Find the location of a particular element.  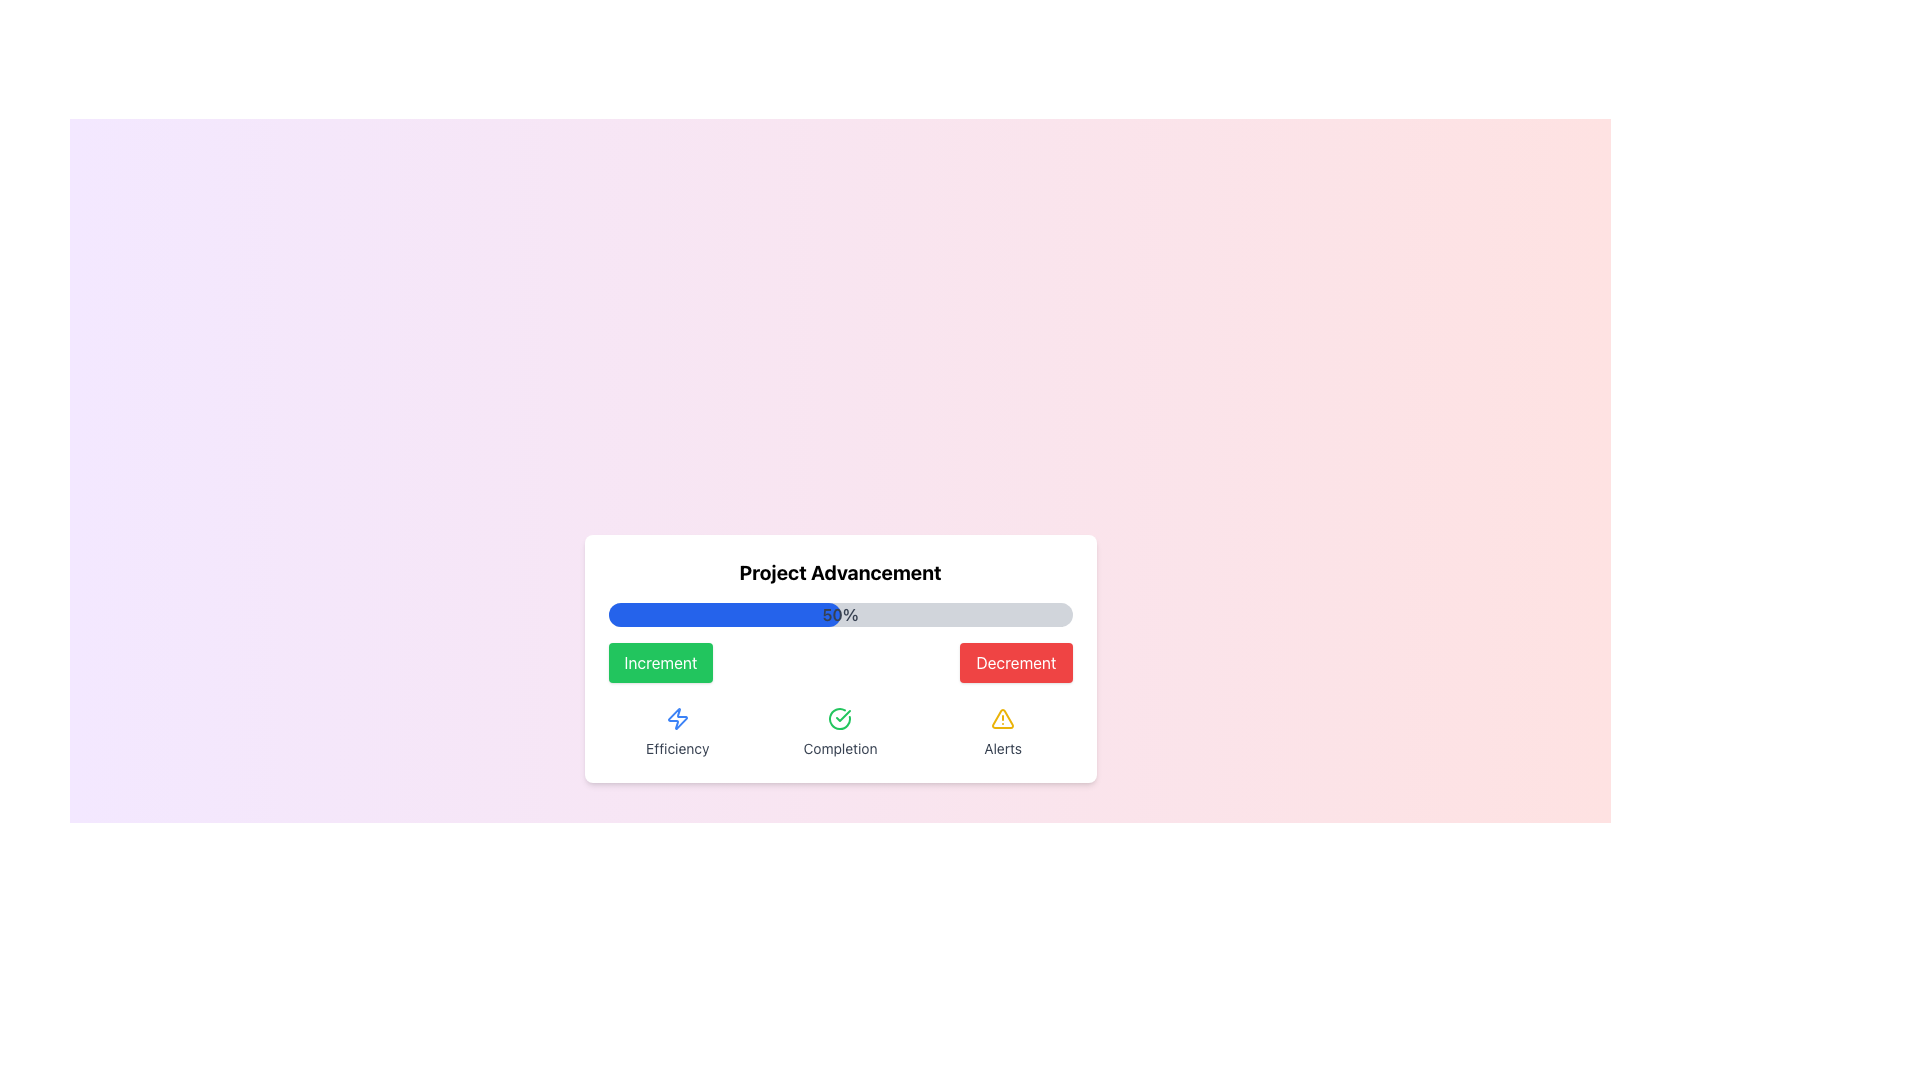

the text label that describes the associated warning indicator below the warning triangle icon and the 'Decrement' button is located at coordinates (1003, 748).